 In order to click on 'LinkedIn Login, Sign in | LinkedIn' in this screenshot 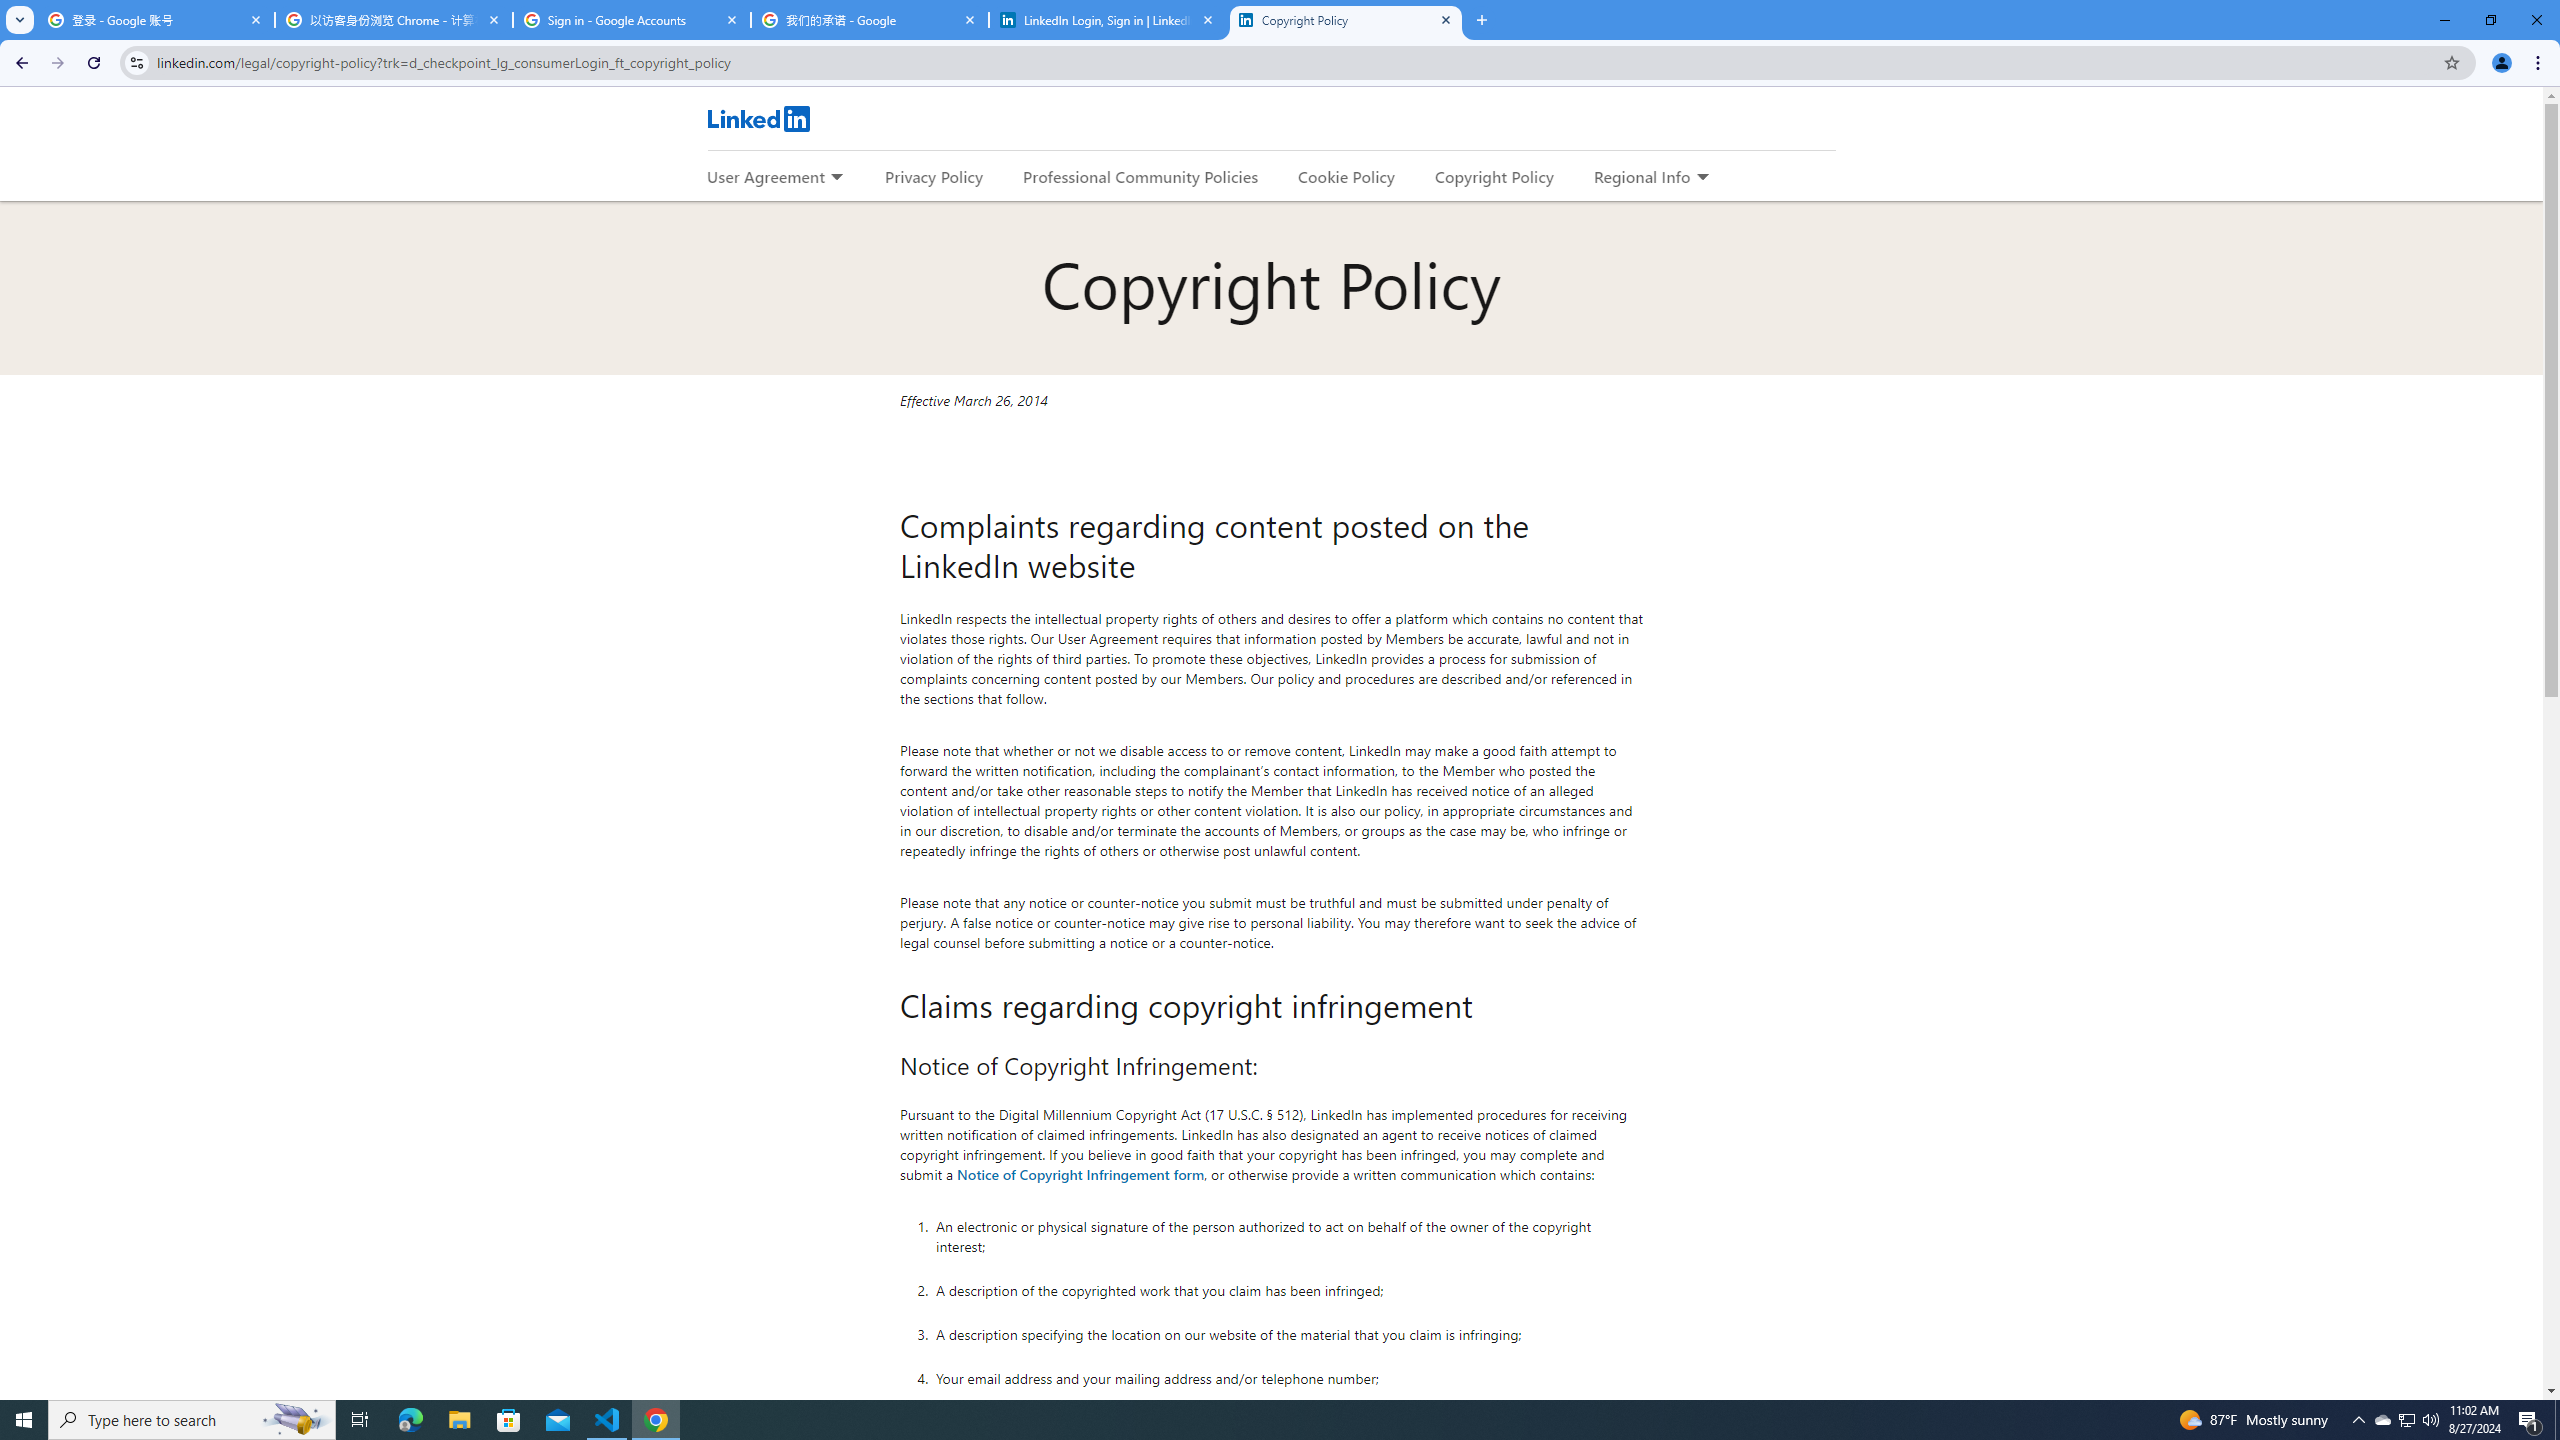, I will do `click(1108, 19)`.